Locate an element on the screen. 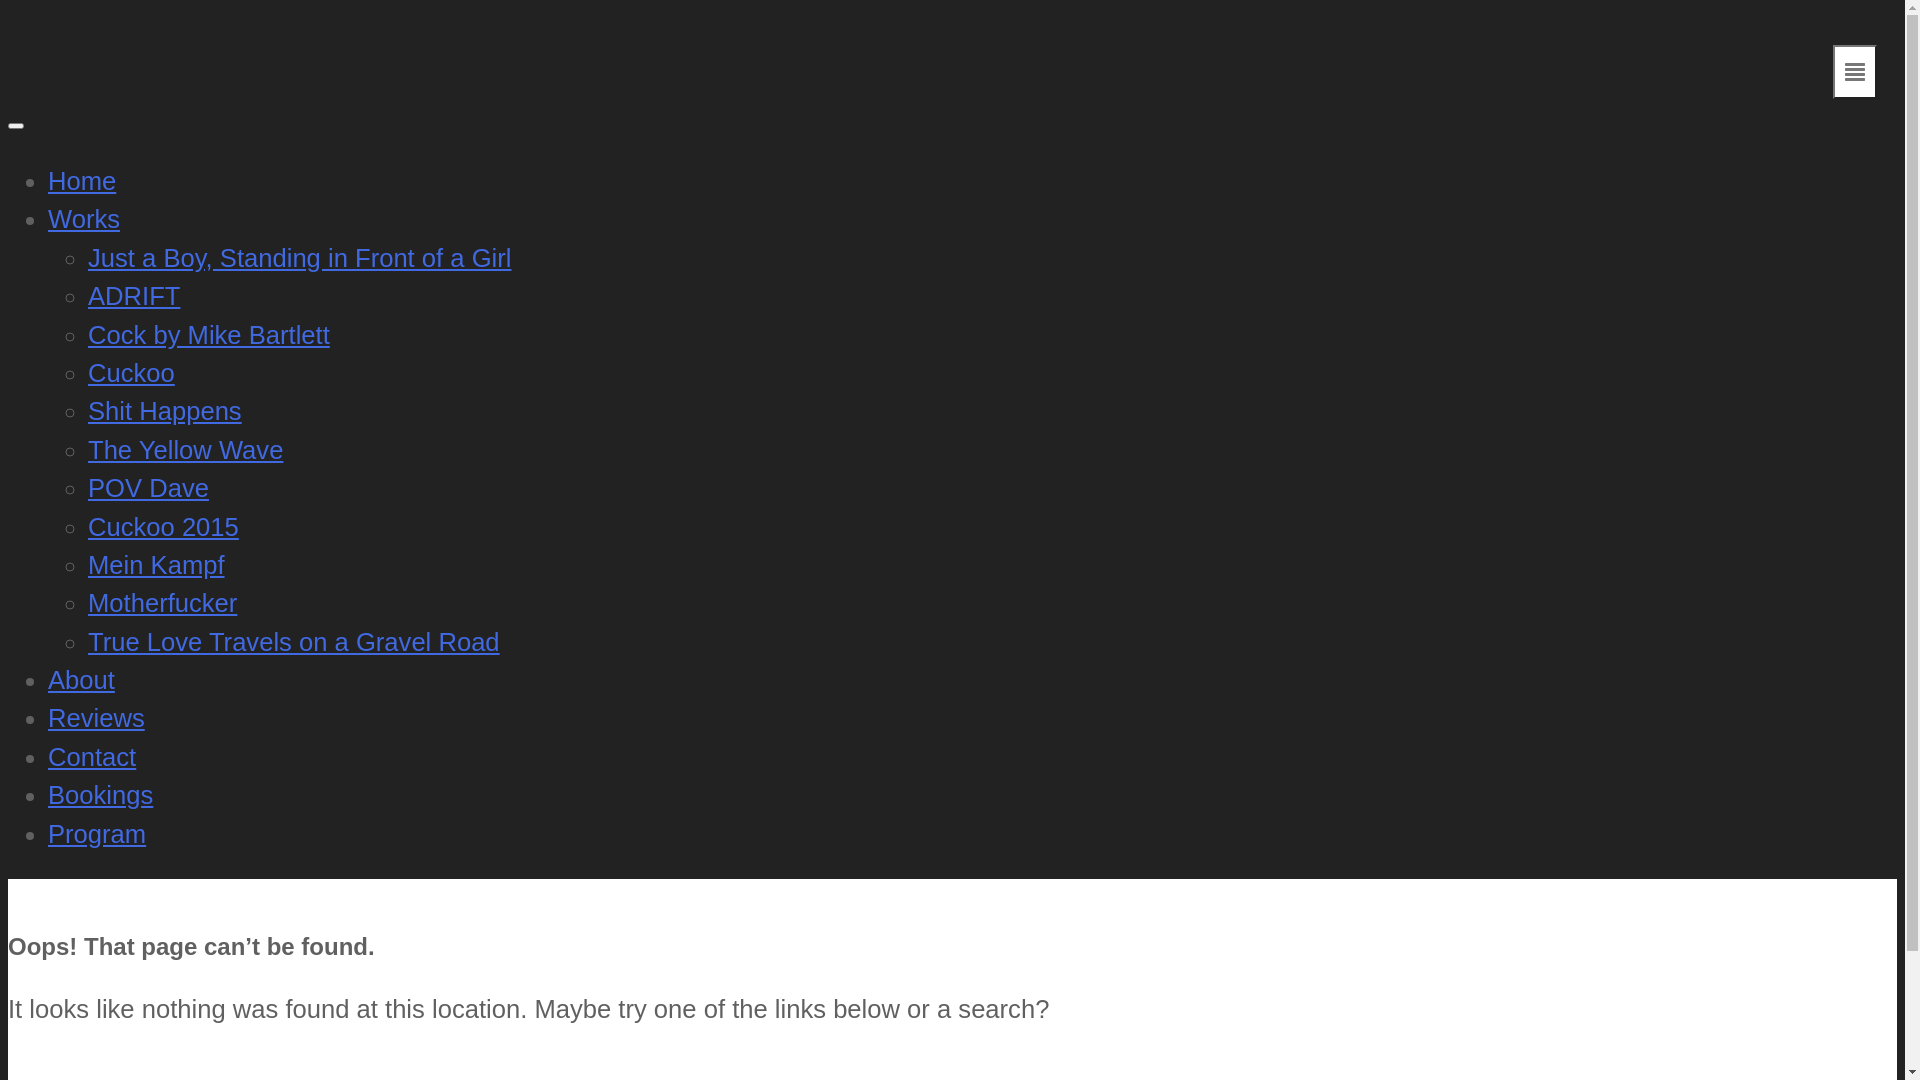 Image resolution: width=1920 pixels, height=1080 pixels. 'Program' is located at coordinates (48, 833).